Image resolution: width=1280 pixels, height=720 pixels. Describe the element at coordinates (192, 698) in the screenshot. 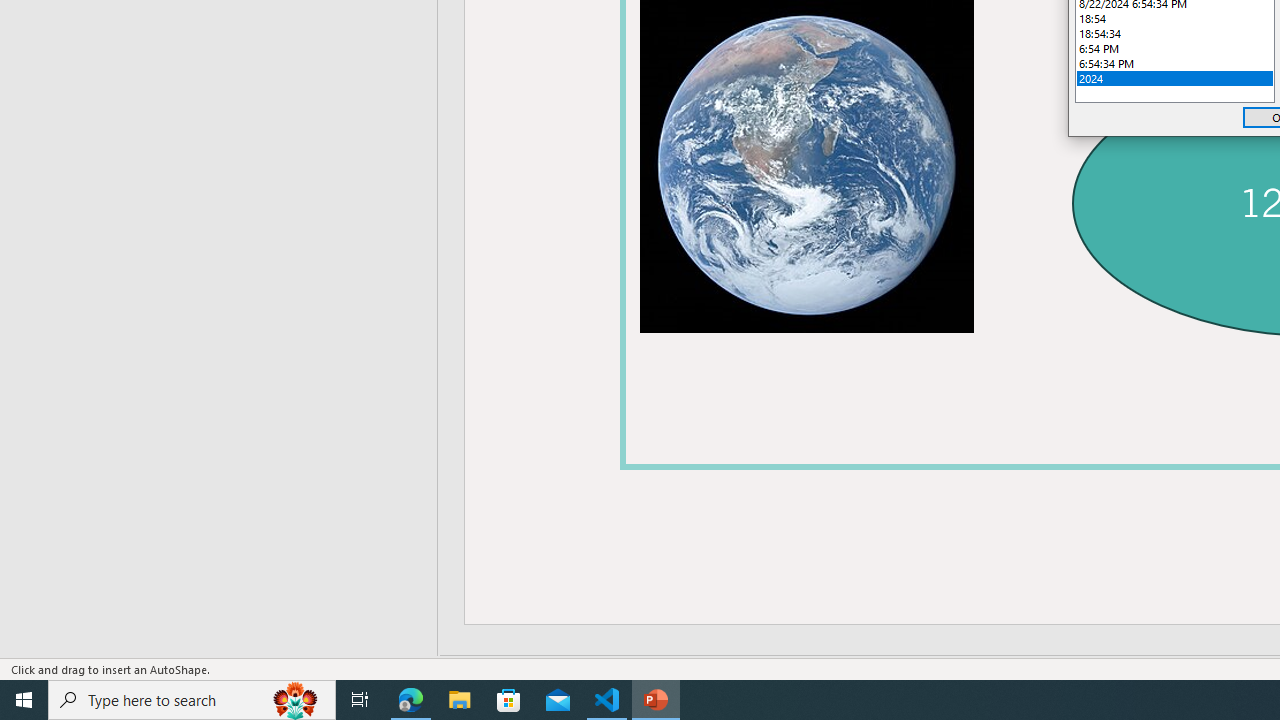

I see `'Type here to search'` at that location.